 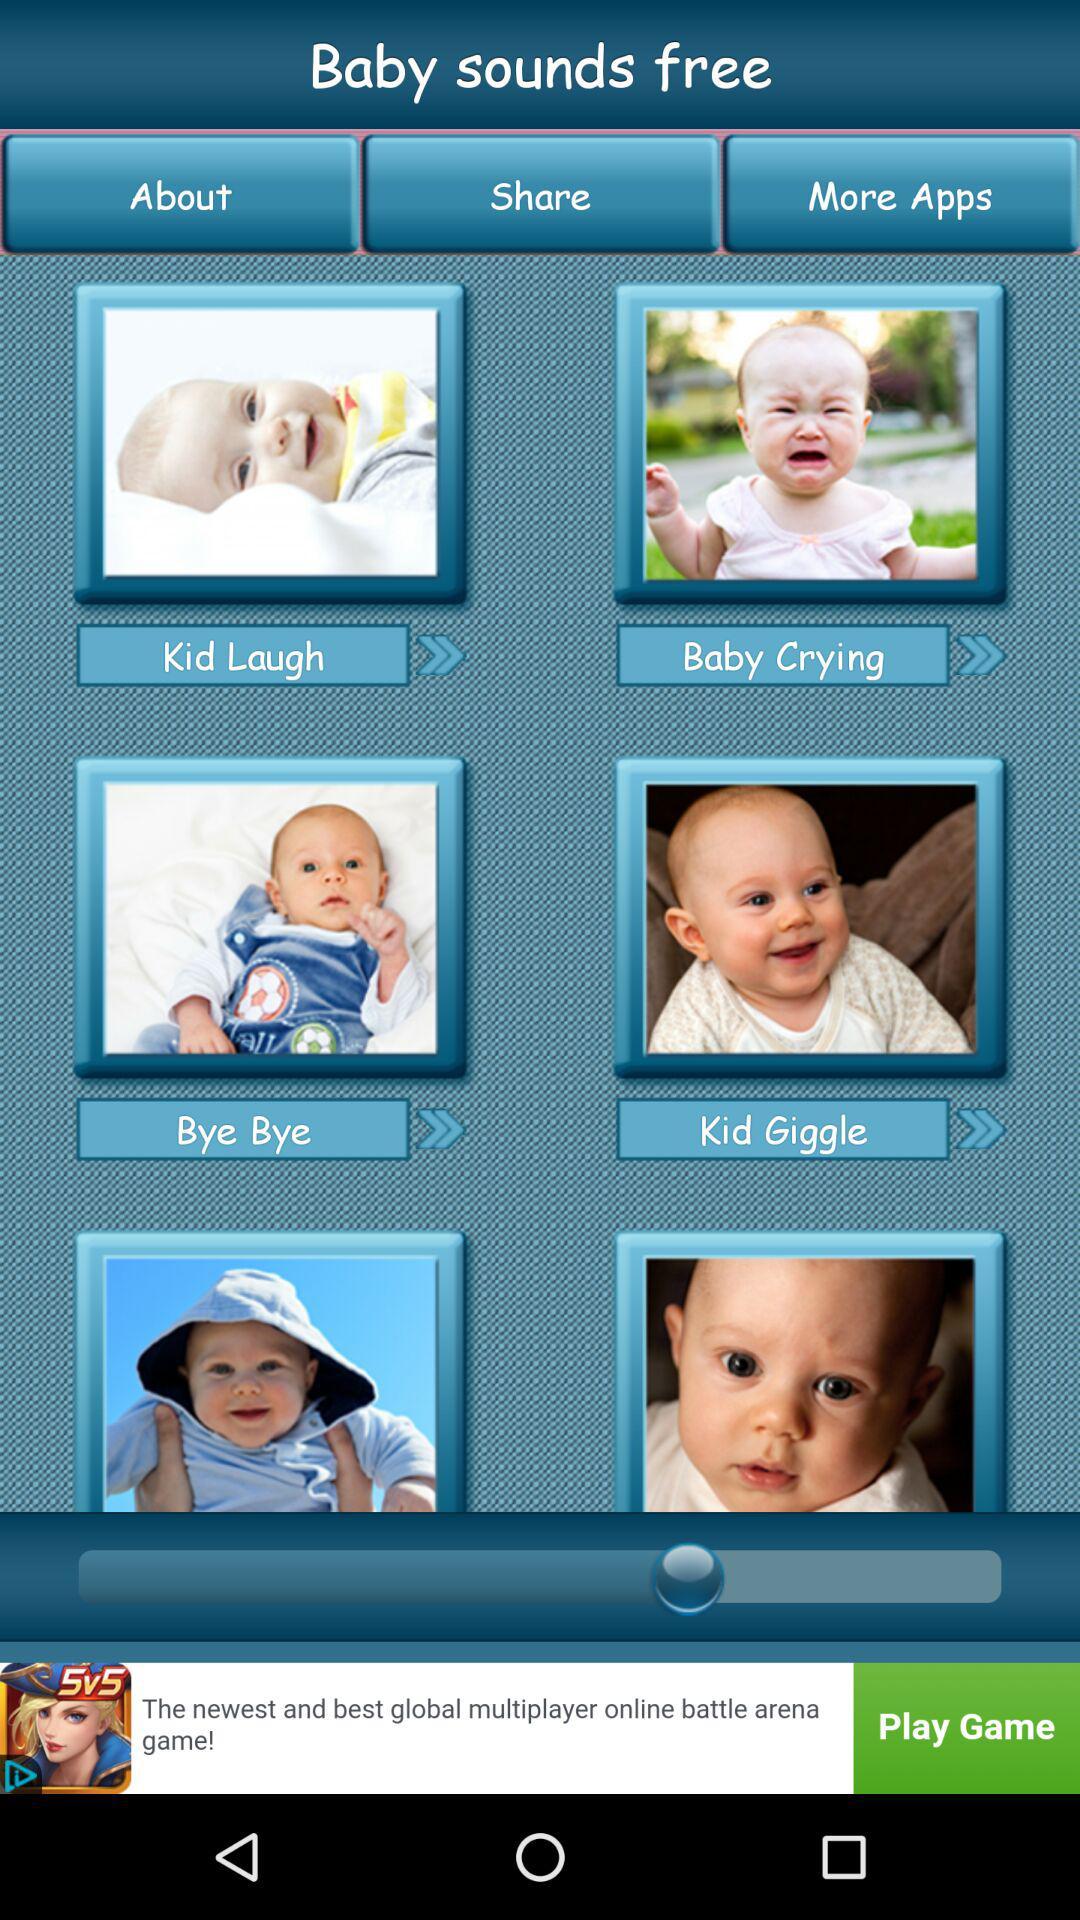 I want to click on see baby crying sound, so click(x=979, y=654).